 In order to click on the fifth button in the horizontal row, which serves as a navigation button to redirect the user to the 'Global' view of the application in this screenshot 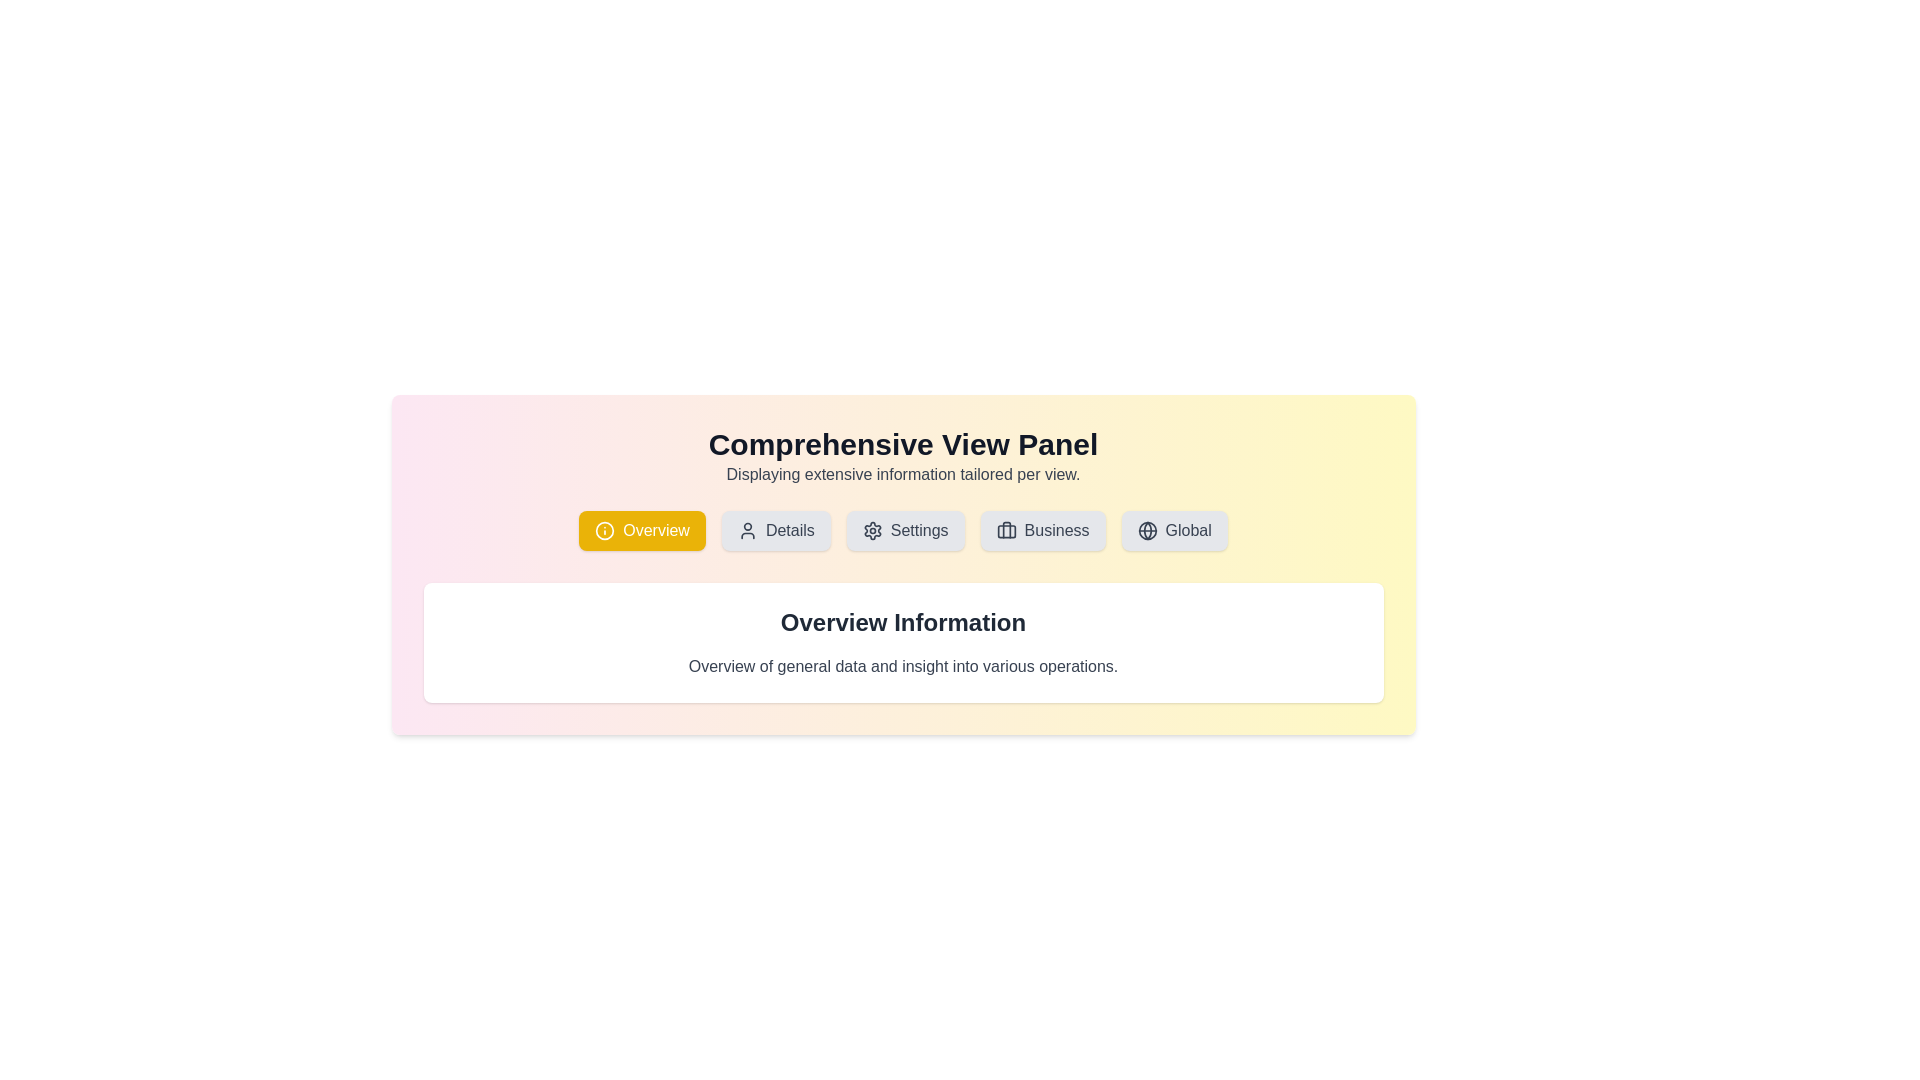, I will do `click(1174, 530)`.